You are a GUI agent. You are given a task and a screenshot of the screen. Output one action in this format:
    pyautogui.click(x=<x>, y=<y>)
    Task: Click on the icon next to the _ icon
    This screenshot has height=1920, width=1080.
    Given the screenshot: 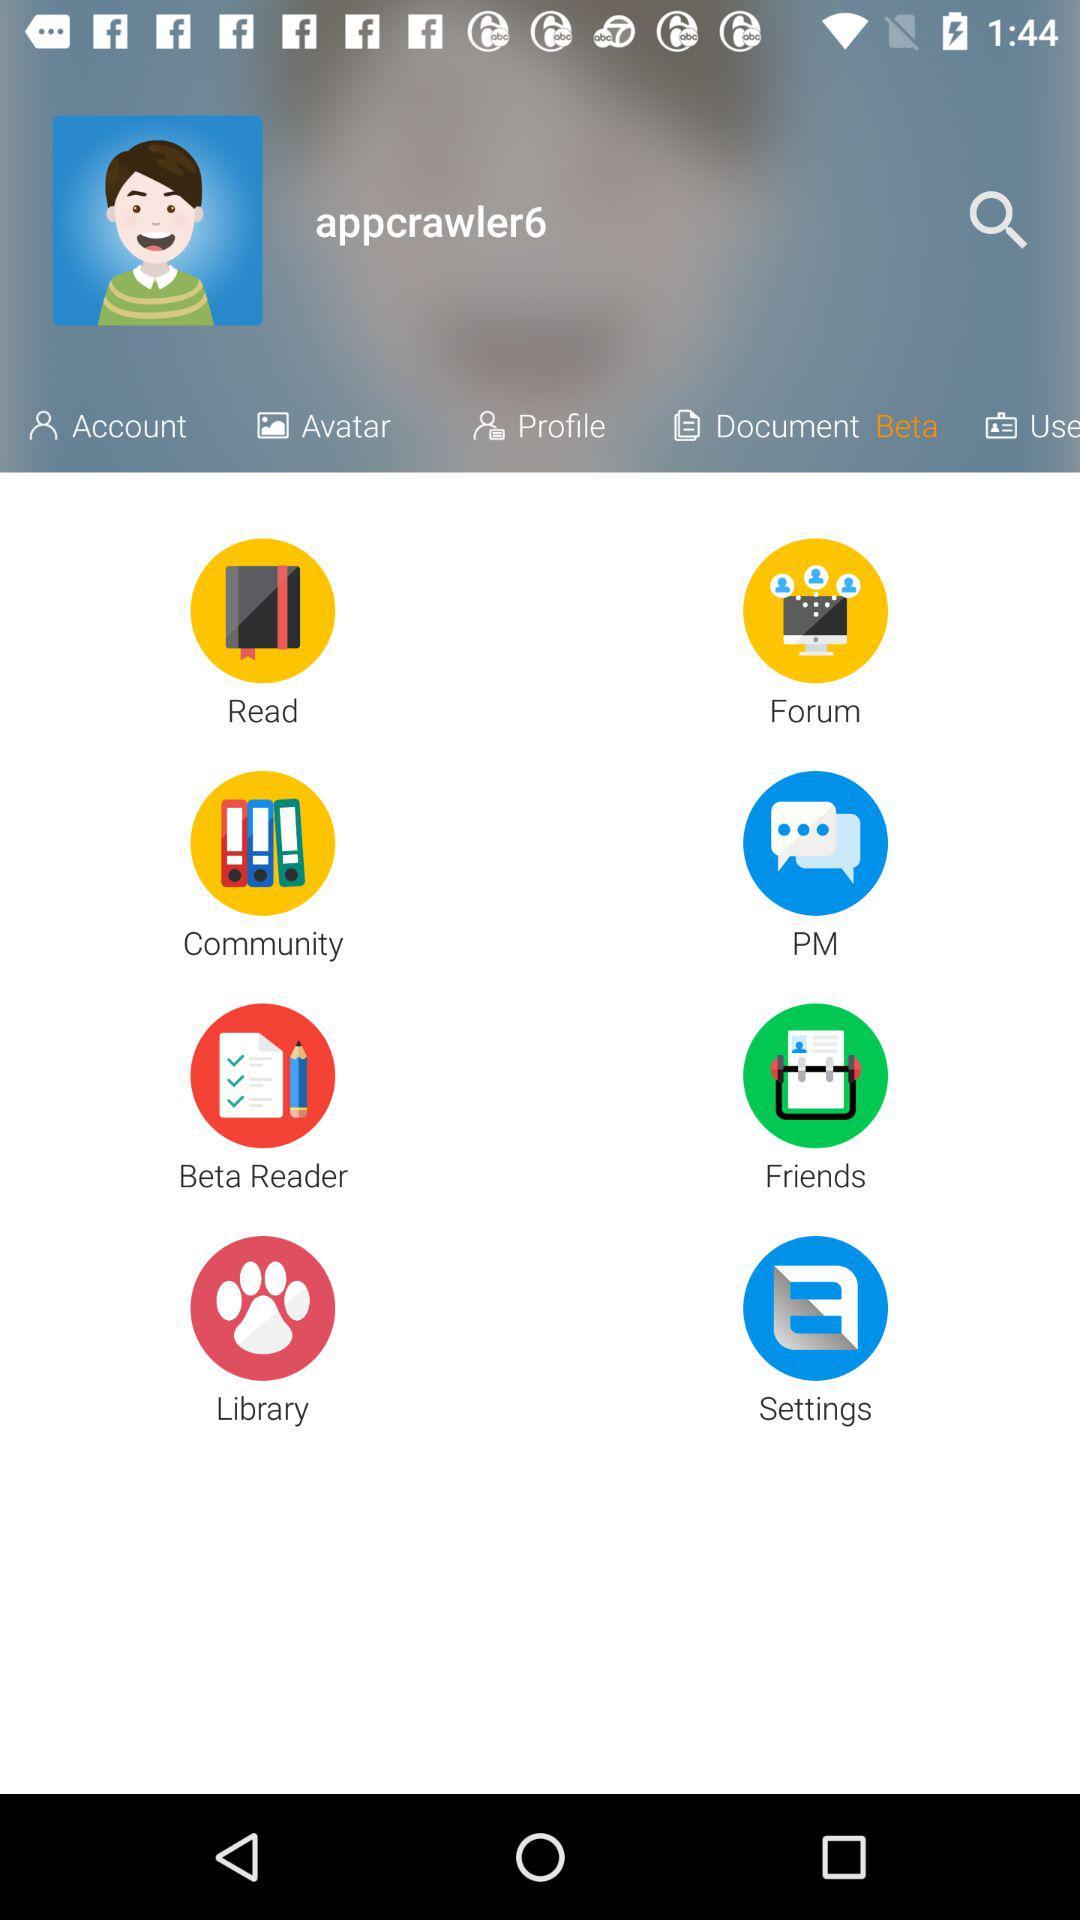 What is the action you would take?
    pyautogui.click(x=642, y=220)
    